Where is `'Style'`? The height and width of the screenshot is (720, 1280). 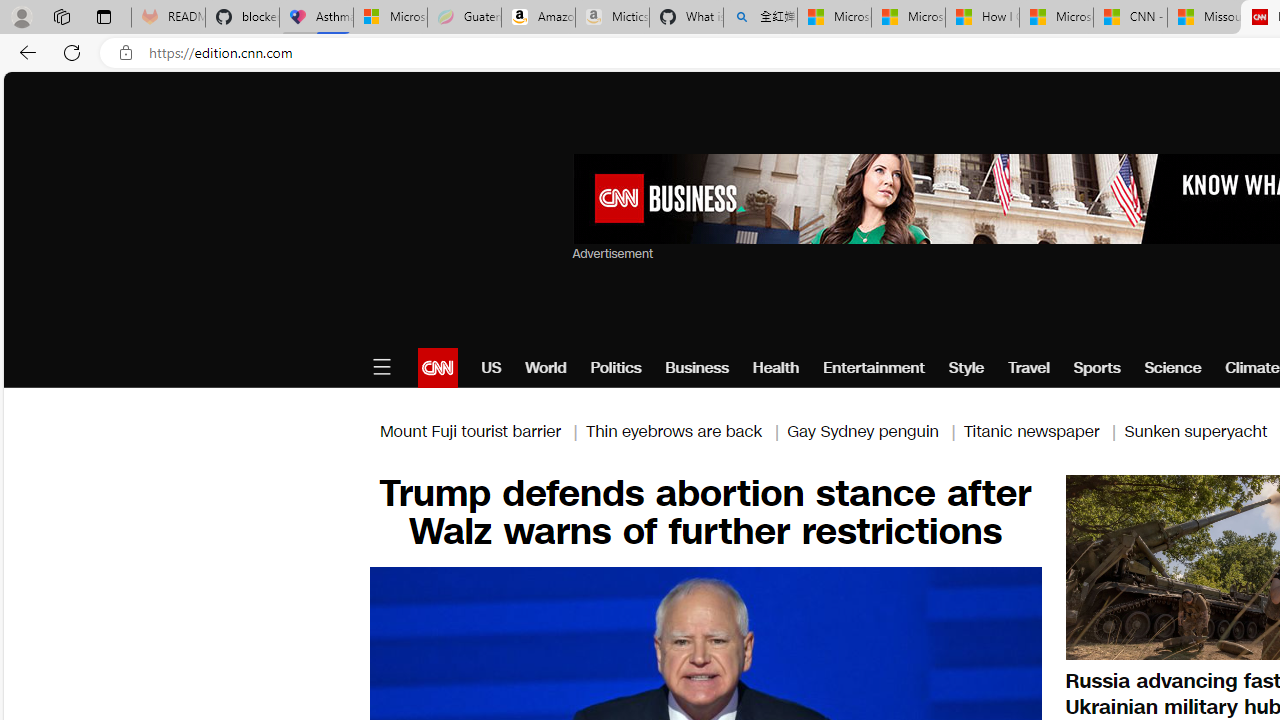
'Style' is located at coordinates (967, 367).